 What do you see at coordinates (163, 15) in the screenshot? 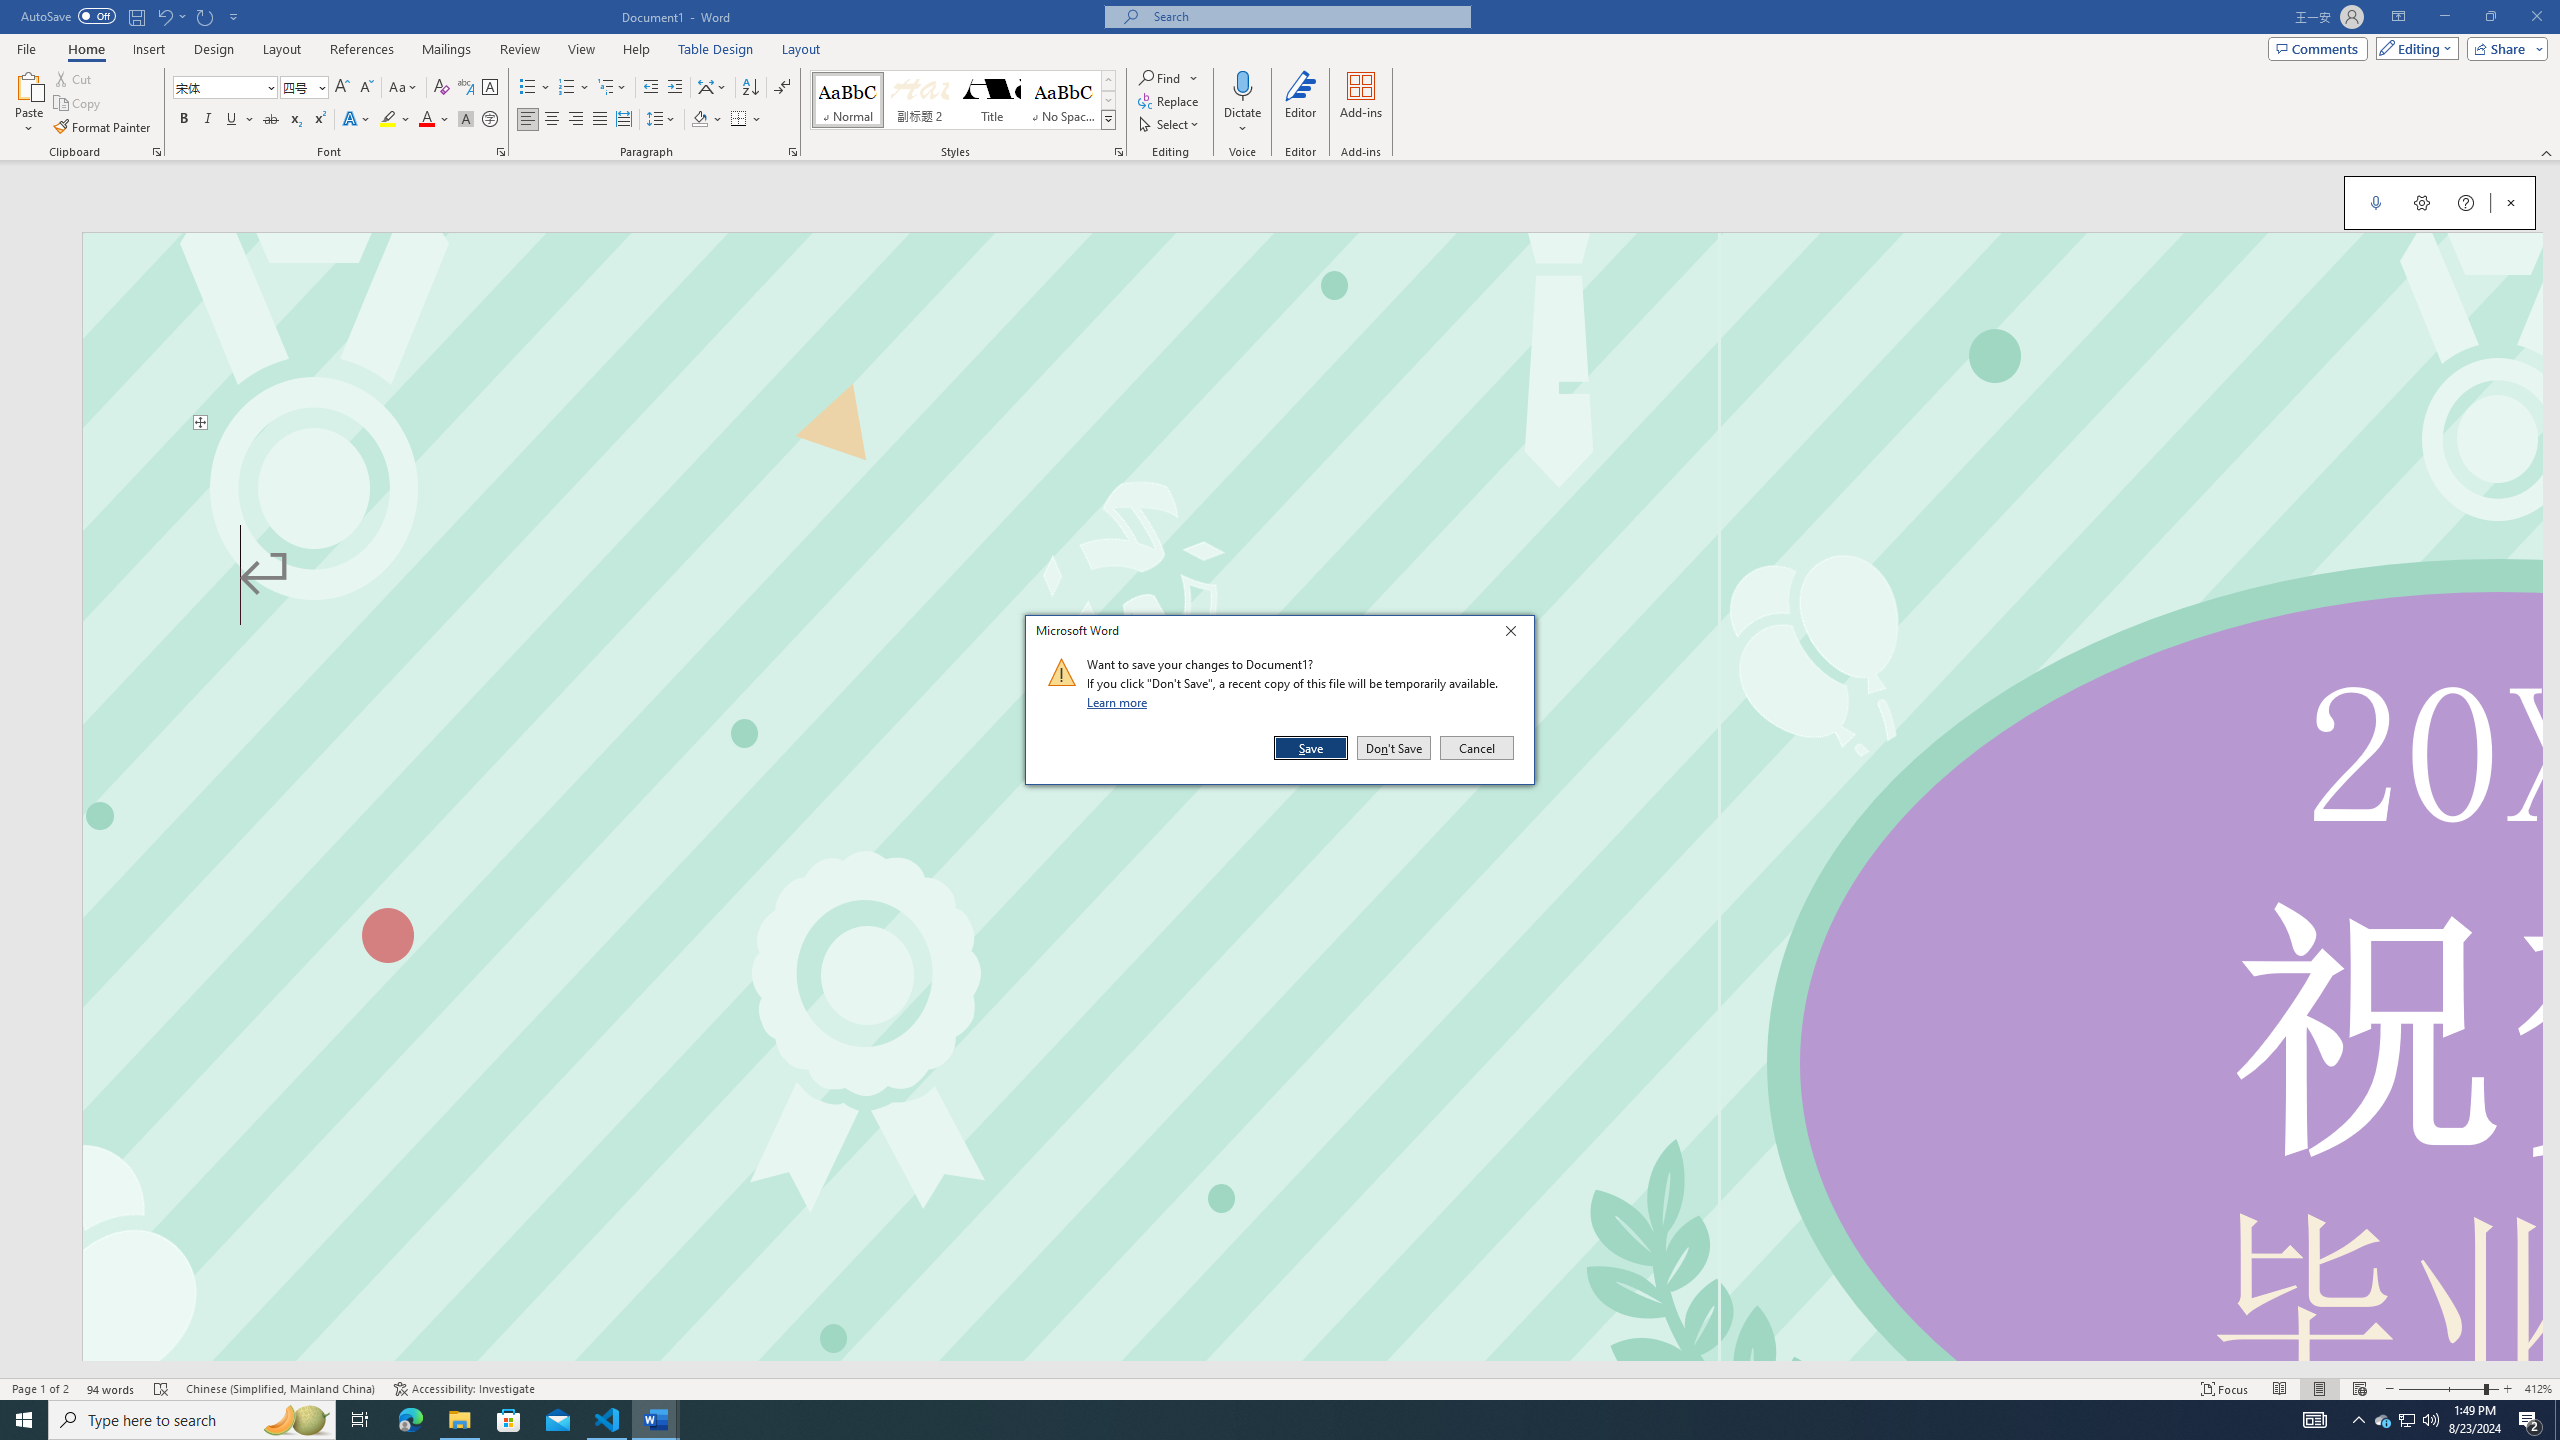
I see `'Undo Text Fill Effect'` at bounding box center [163, 15].